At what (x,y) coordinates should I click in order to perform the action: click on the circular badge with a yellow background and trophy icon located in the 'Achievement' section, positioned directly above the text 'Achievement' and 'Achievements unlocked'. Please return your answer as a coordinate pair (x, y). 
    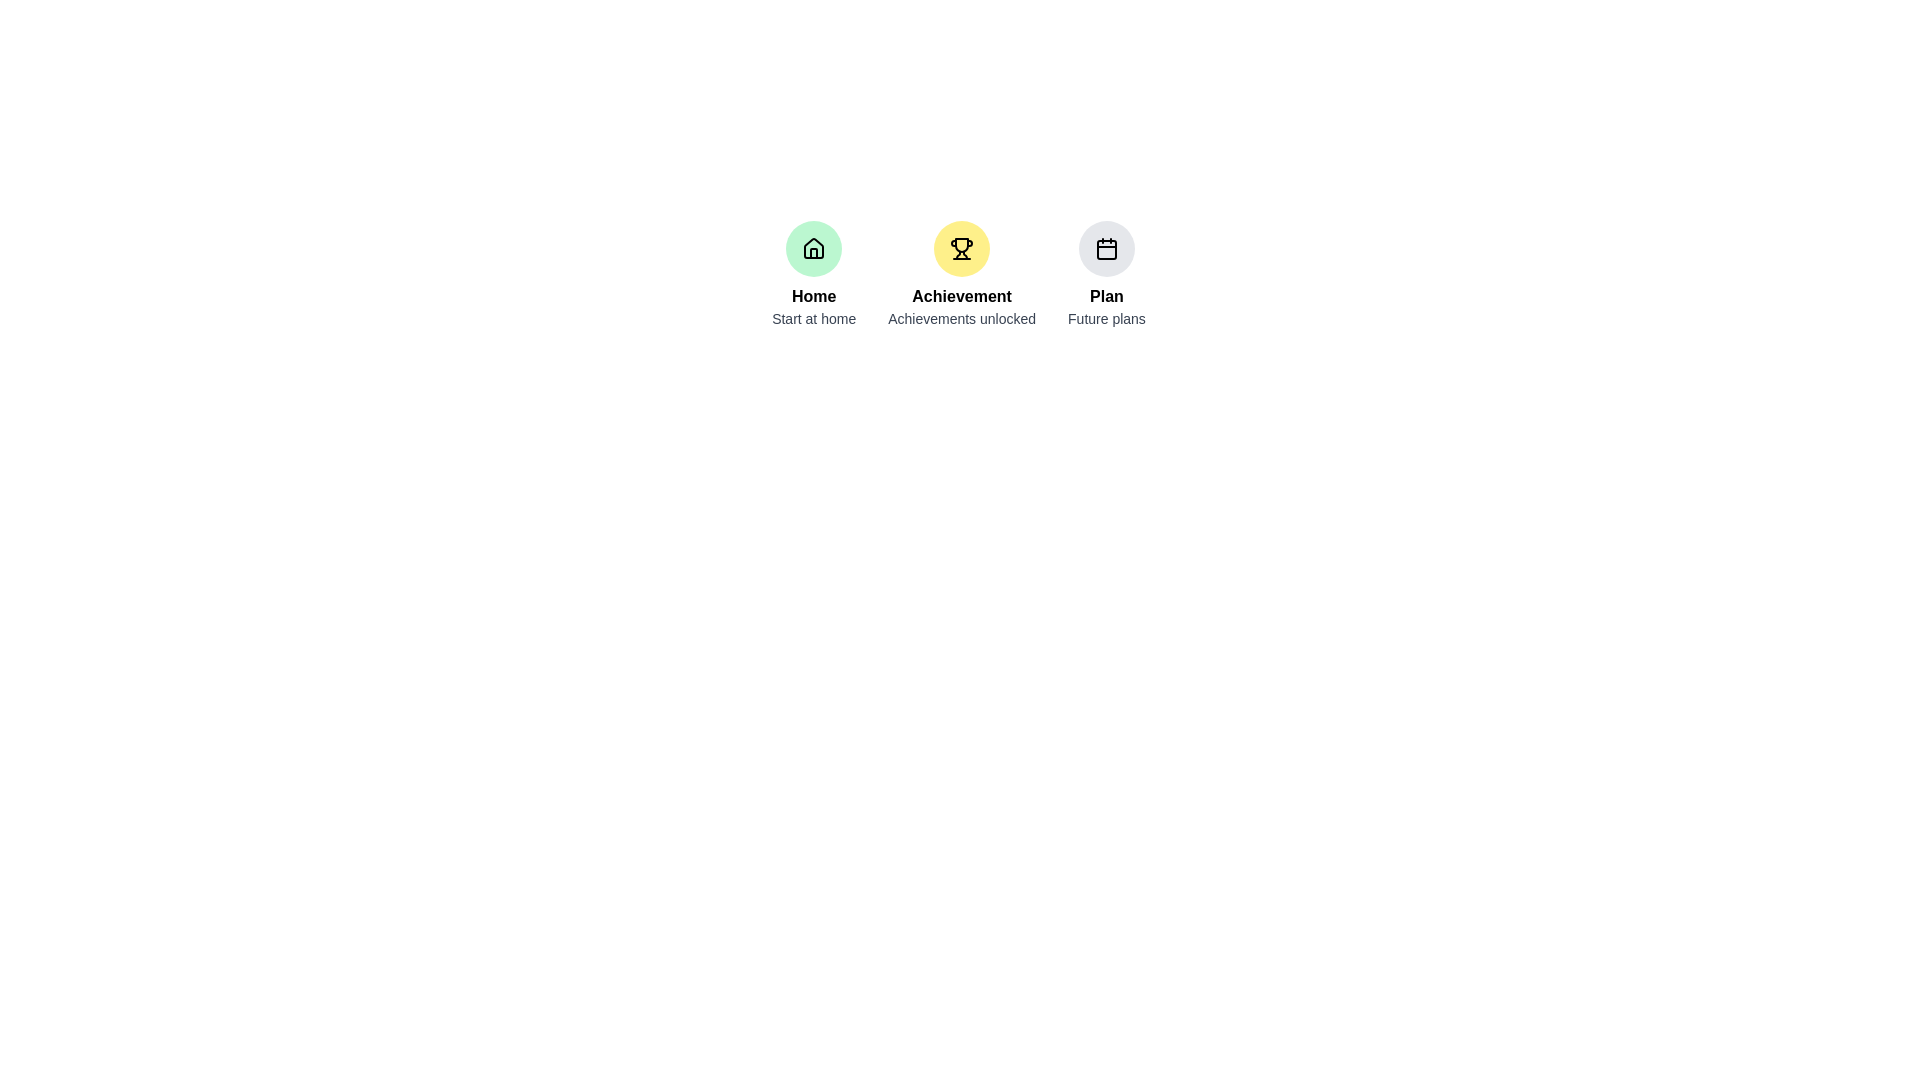
    Looking at the image, I should click on (962, 248).